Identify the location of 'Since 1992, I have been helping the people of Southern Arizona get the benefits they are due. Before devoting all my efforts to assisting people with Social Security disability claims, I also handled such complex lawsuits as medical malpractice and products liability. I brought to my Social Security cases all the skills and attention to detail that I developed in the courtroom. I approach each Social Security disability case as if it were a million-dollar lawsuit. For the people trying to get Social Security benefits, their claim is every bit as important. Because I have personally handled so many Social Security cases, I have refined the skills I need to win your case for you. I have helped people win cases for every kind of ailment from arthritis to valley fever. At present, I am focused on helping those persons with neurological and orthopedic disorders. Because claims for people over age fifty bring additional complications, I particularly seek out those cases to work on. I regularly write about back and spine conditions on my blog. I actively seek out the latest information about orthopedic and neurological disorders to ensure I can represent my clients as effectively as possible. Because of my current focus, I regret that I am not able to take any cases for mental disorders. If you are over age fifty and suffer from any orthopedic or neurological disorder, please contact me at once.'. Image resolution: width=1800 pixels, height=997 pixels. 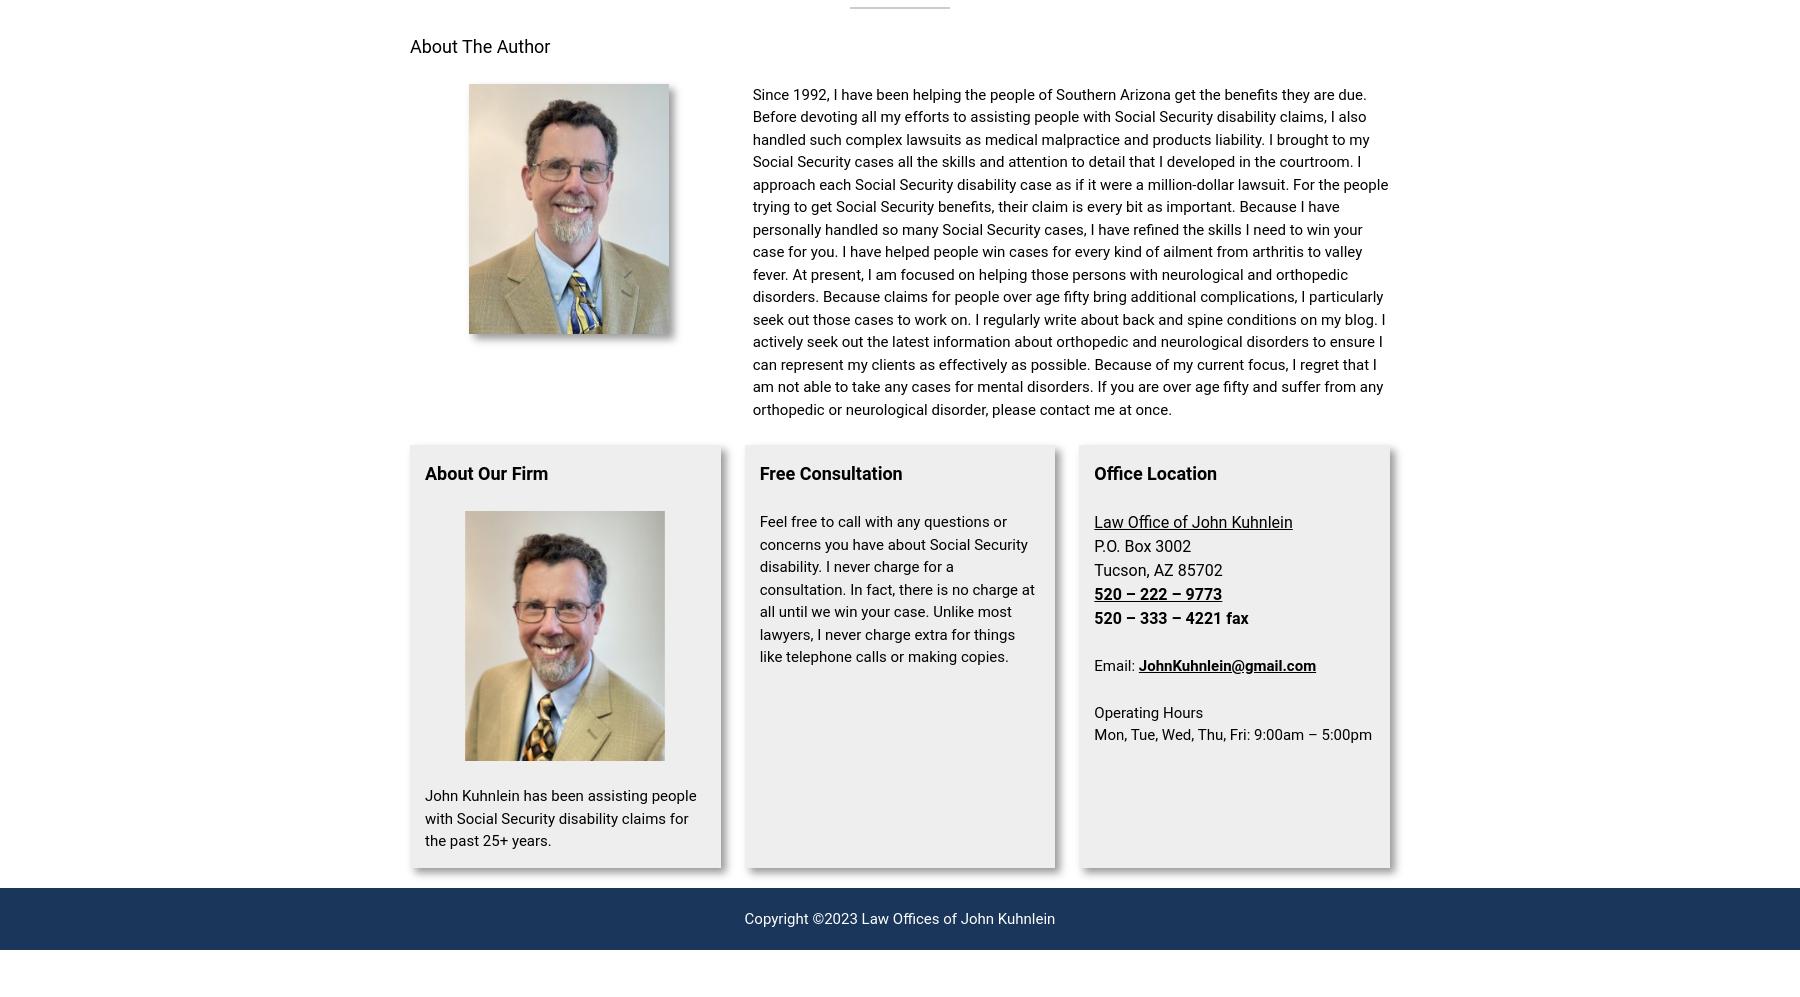
(751, 250).